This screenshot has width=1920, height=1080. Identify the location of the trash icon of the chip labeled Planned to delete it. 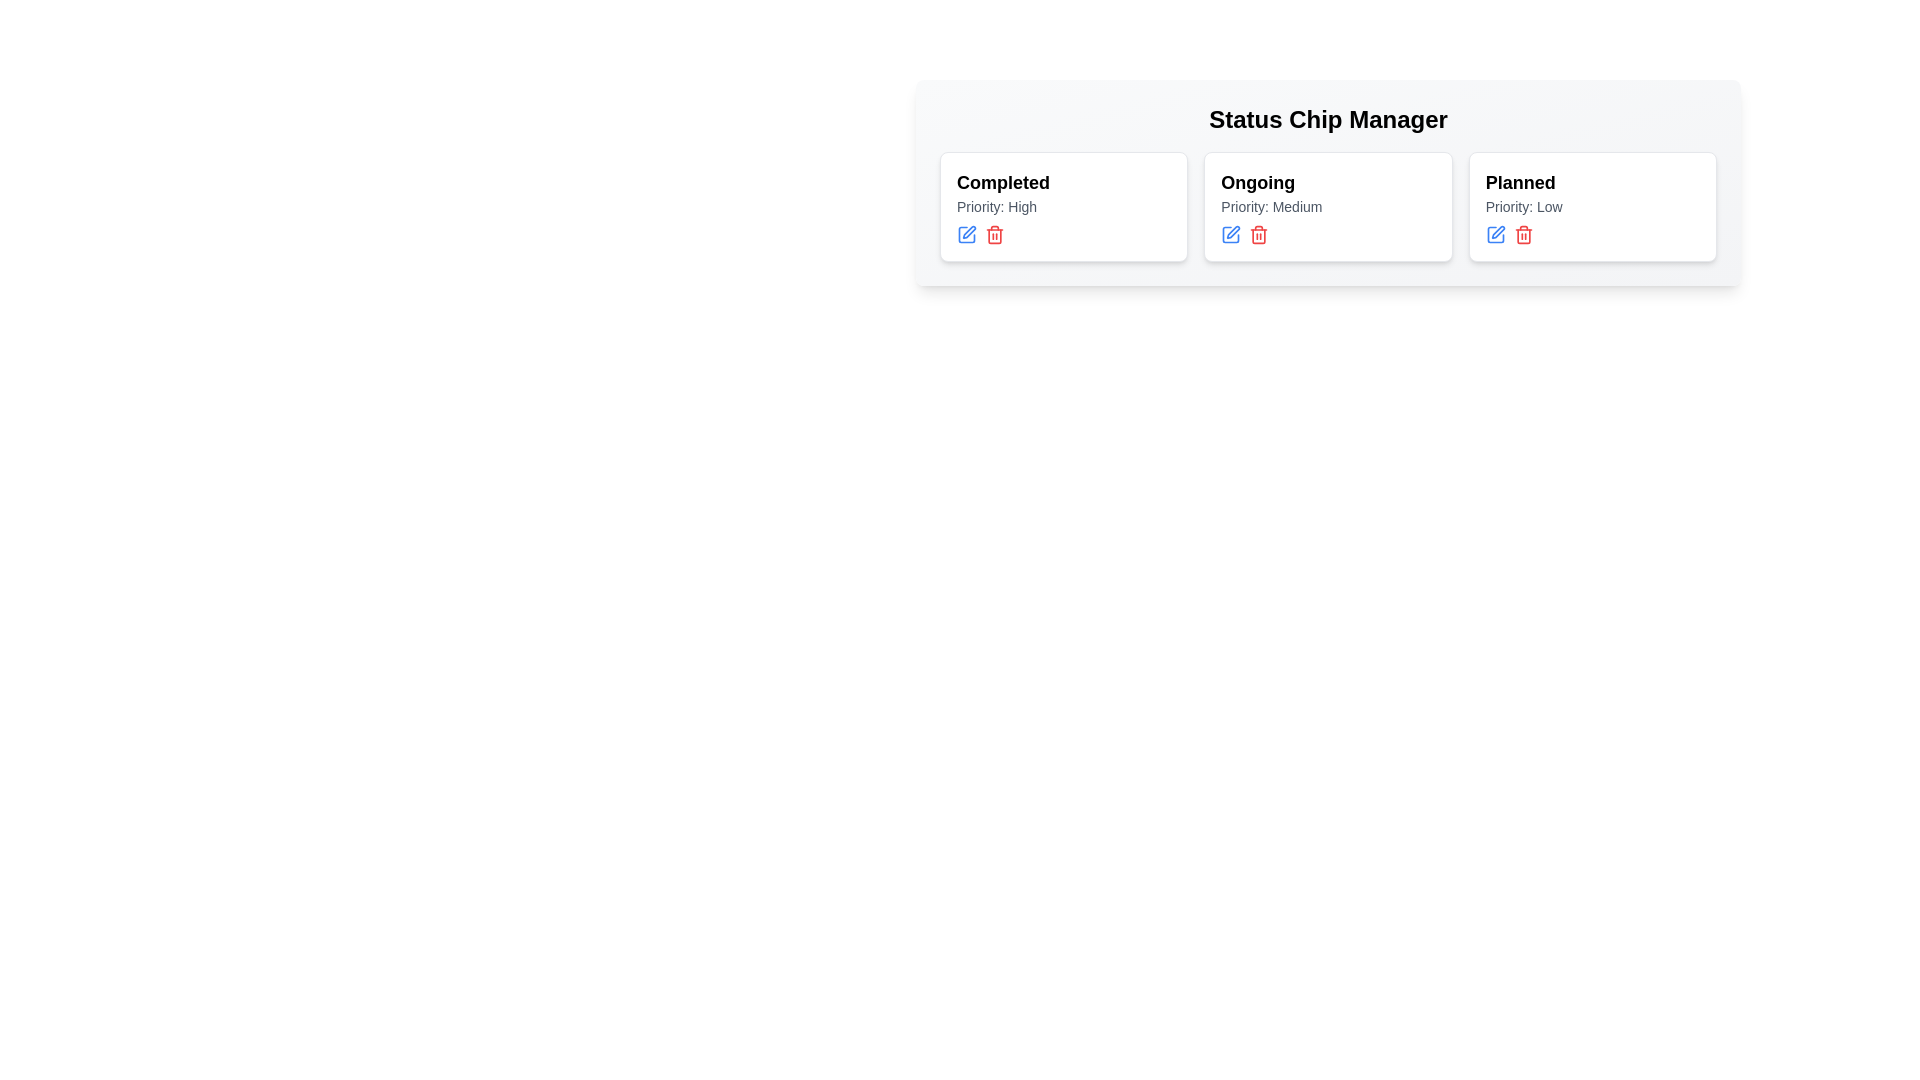
(1521, 234).